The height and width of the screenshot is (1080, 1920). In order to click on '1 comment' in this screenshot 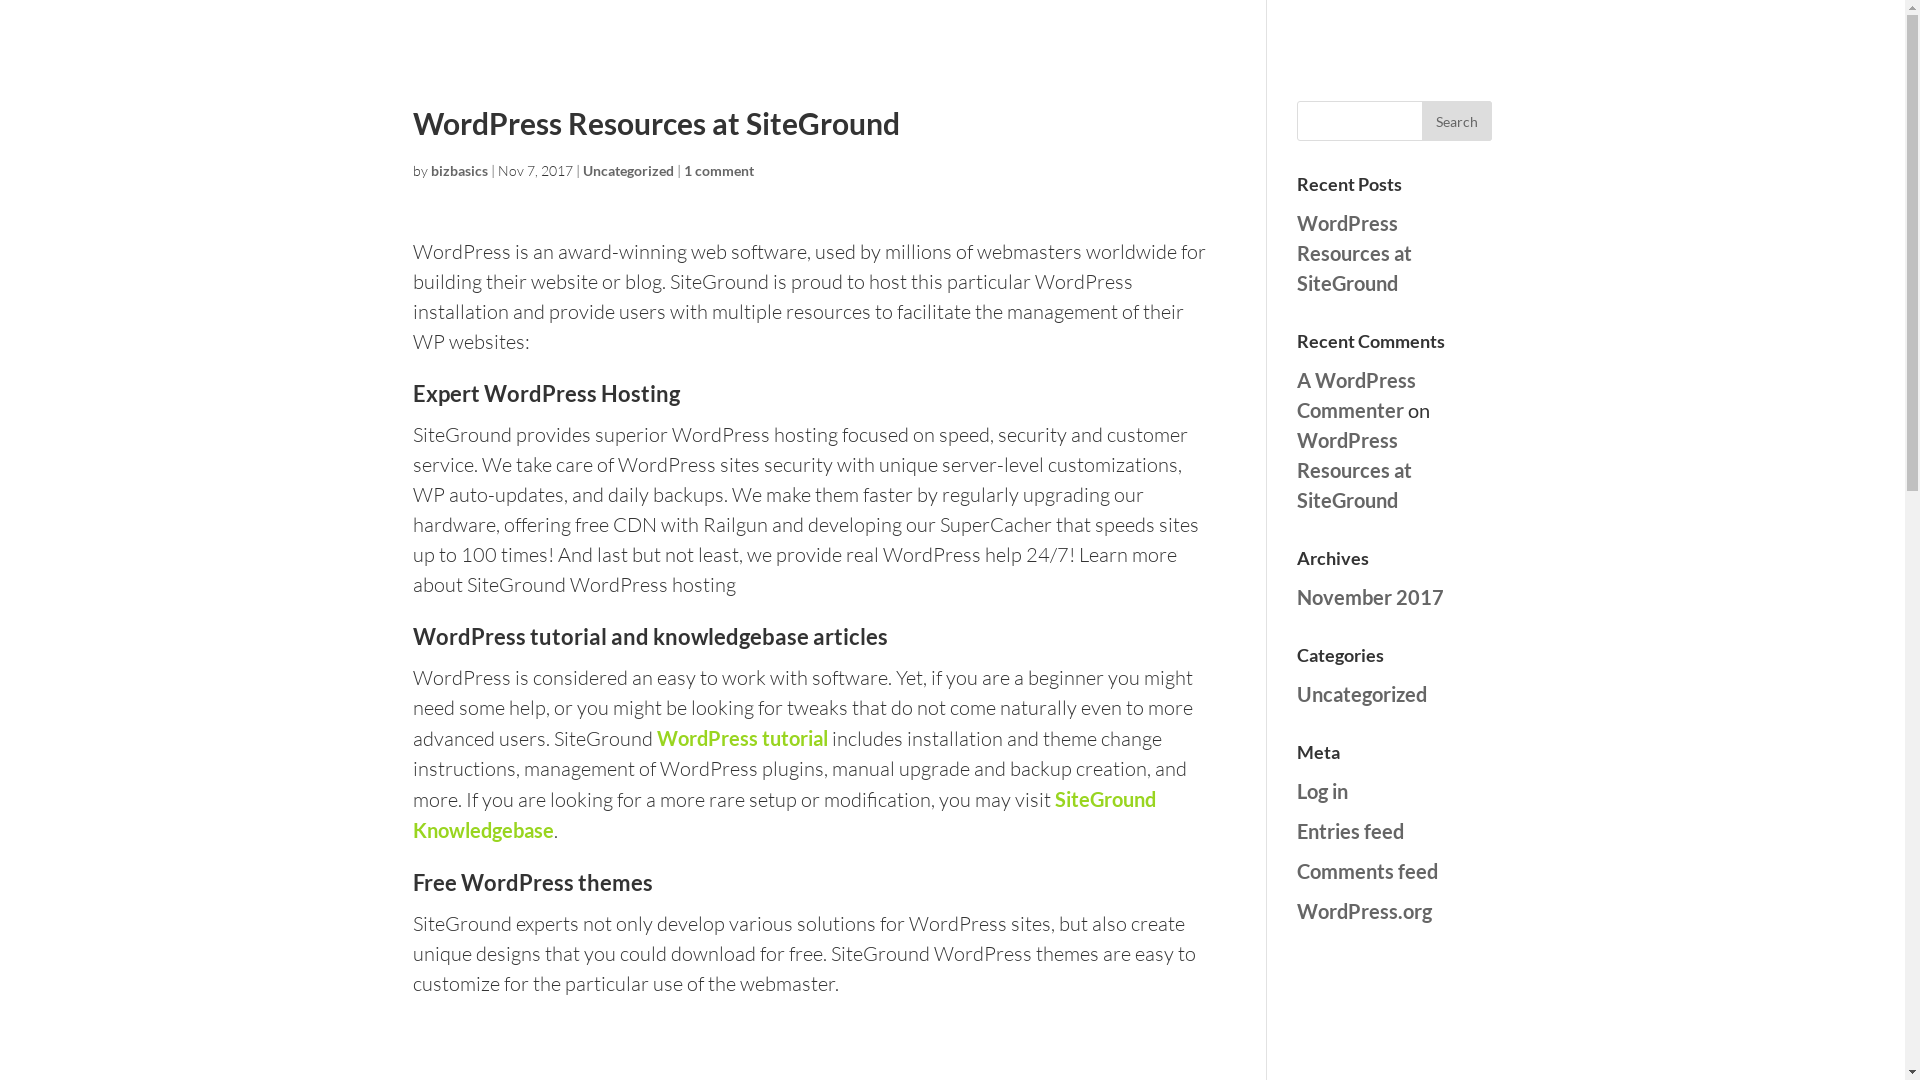, I will do `click(719, 169)`.